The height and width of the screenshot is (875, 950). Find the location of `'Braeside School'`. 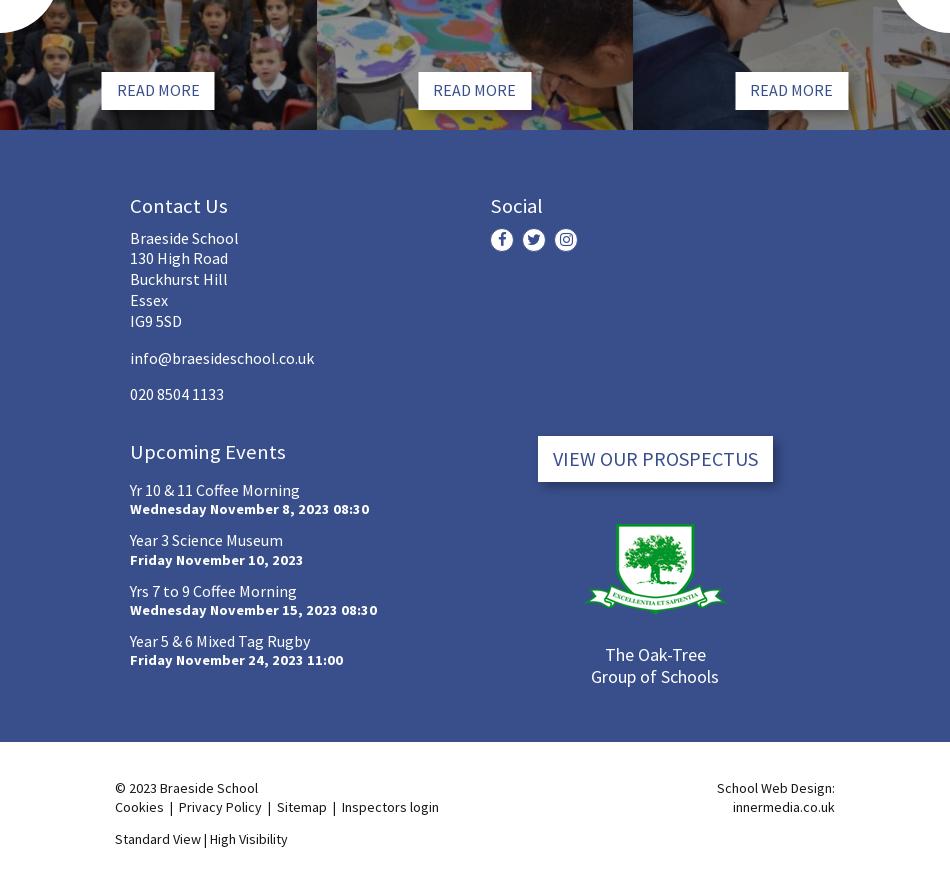

'Braeside School' is located at coordinates (184, 237).